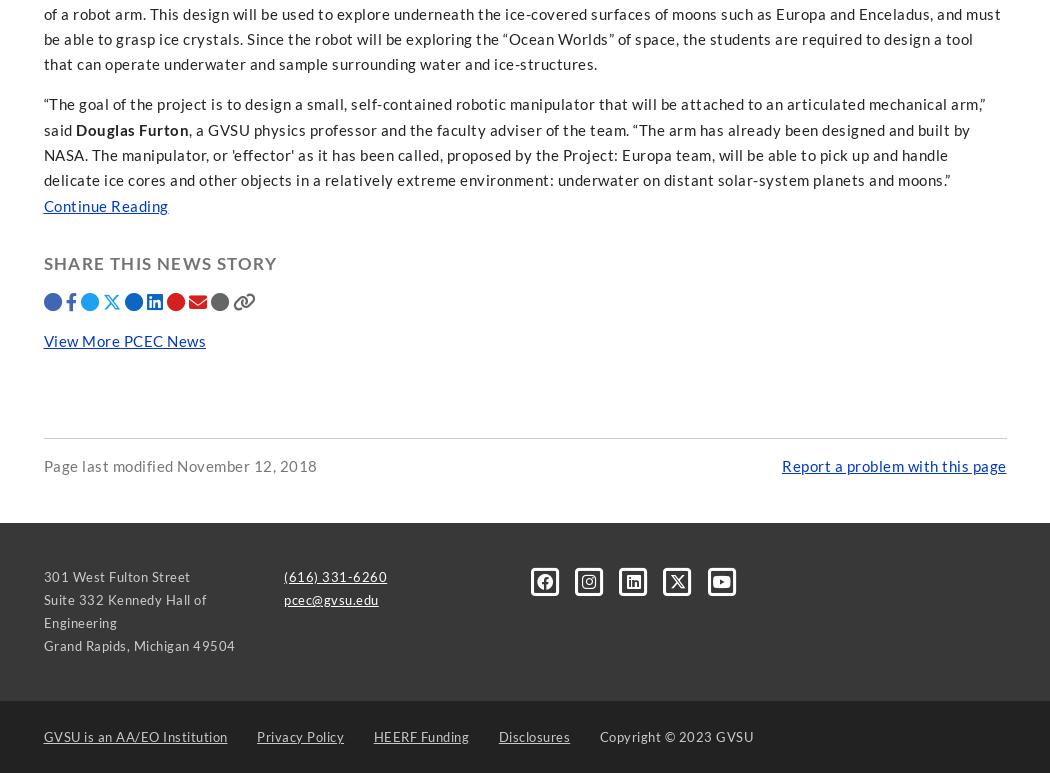  What do you see at coordinates (160, 644) in the screenshot?
I see `'Michigan'` at bounding box center [160, 644].